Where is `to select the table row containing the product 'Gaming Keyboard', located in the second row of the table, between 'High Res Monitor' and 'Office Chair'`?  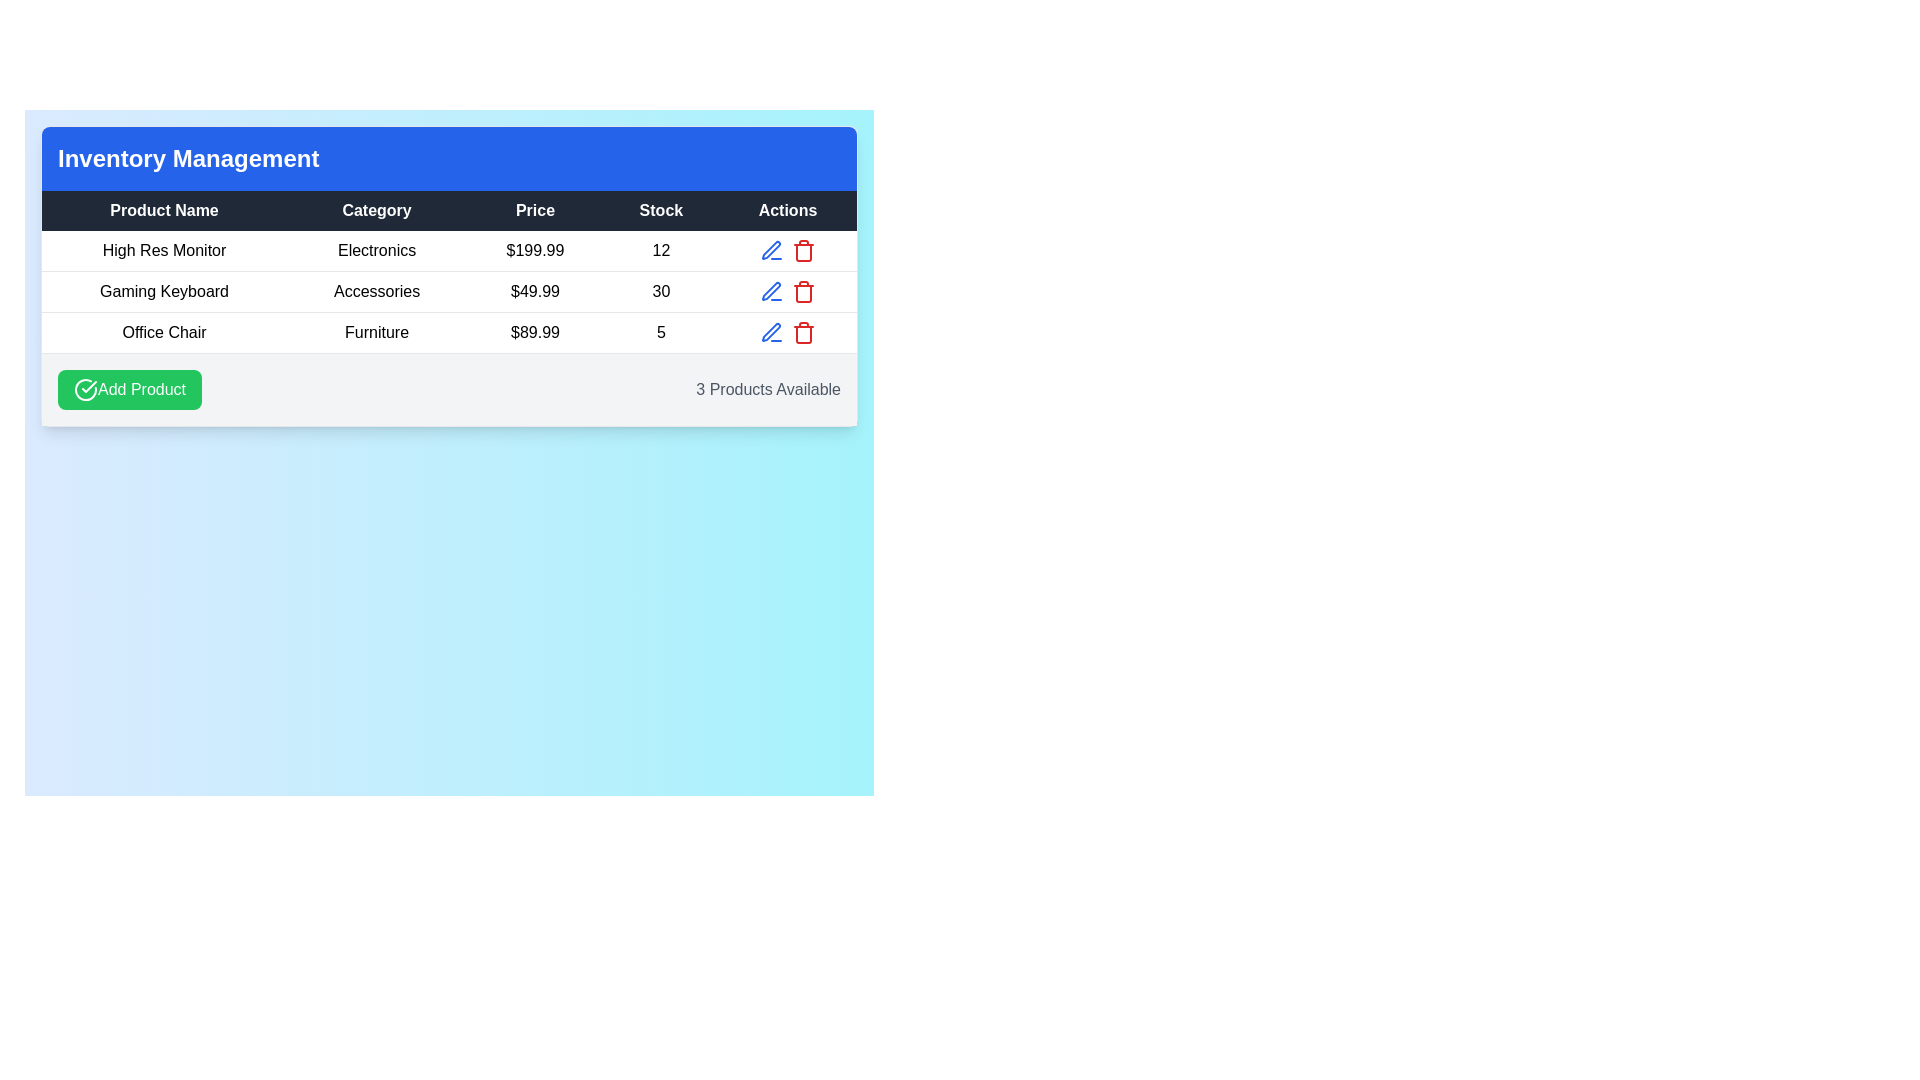
to select the table row containing the product 'Gaming Keyboard', located in the second row of the table, between 'High Res Monitor' and 'Office Chair' is located at coordinates (448, 292).